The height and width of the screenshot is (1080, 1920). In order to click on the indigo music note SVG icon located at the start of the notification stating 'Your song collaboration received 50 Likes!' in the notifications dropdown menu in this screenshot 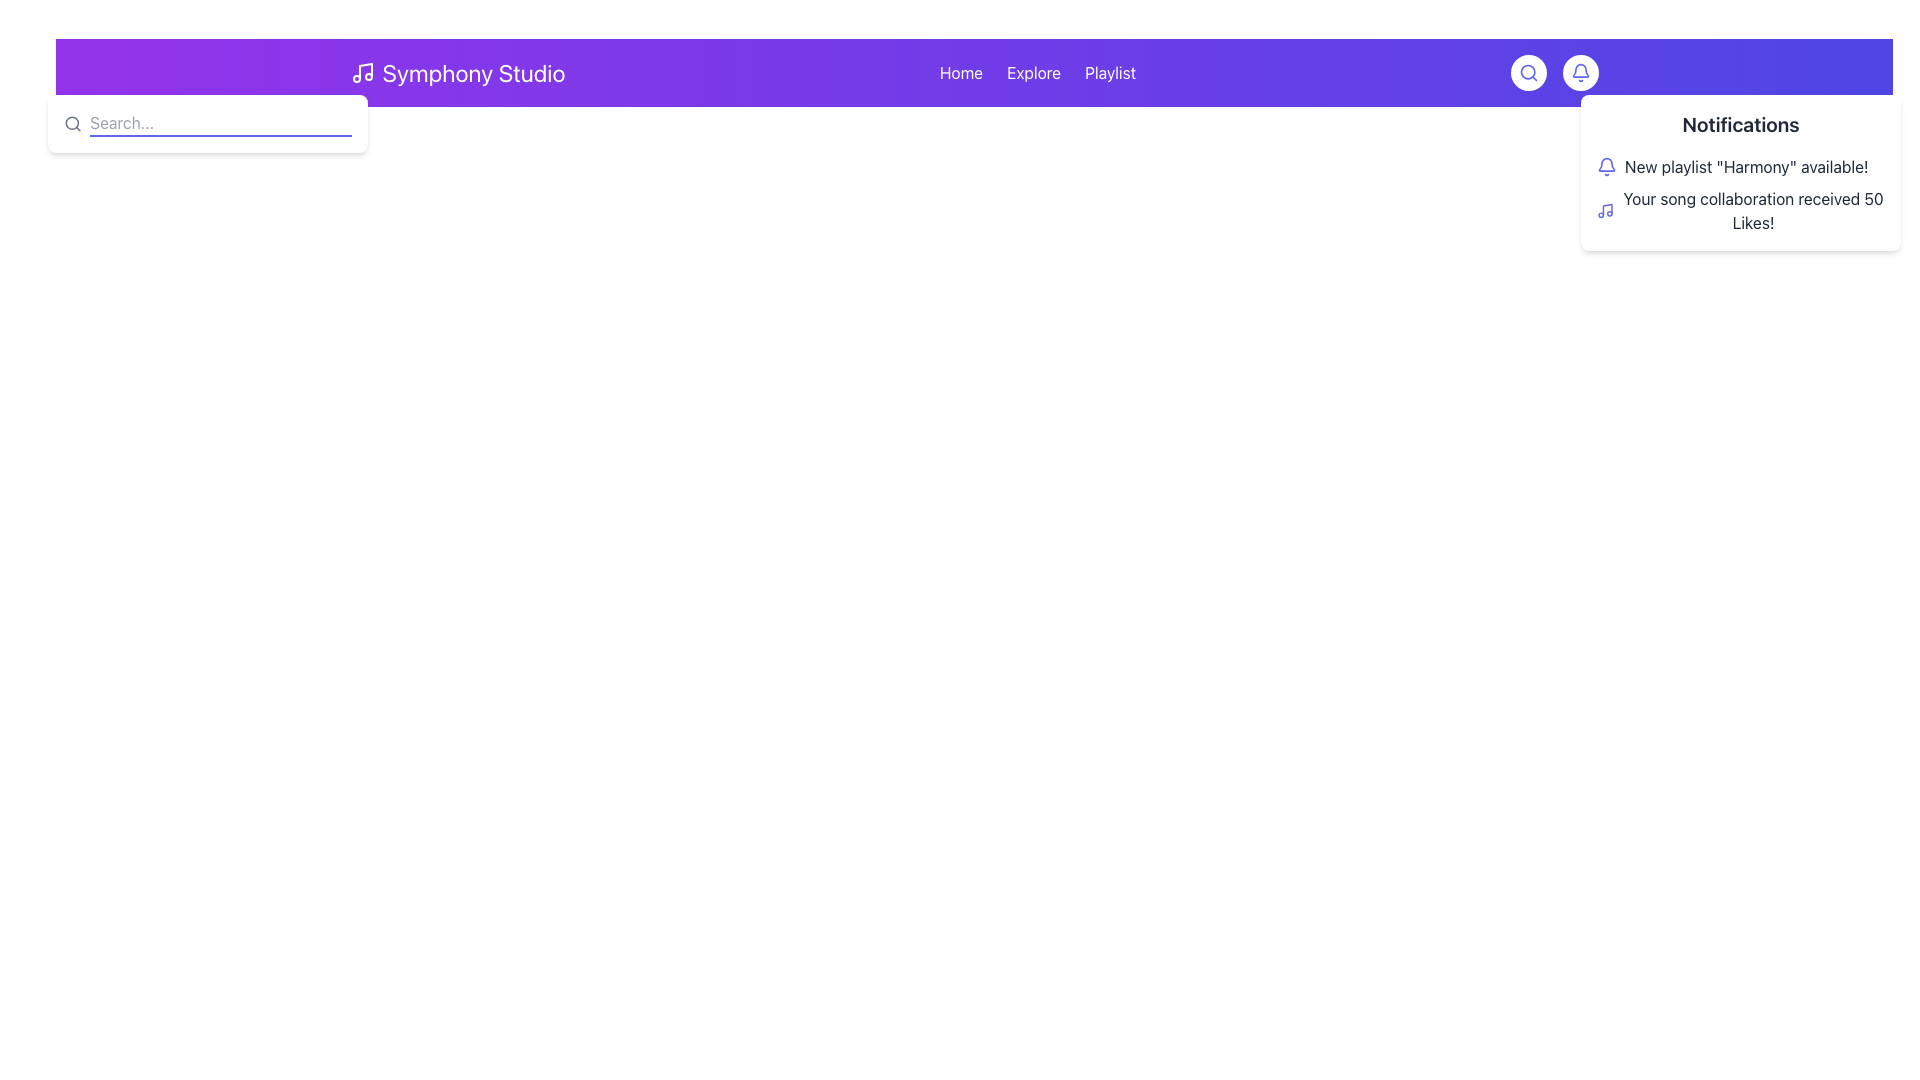, I will do `click(1605, 211)`.